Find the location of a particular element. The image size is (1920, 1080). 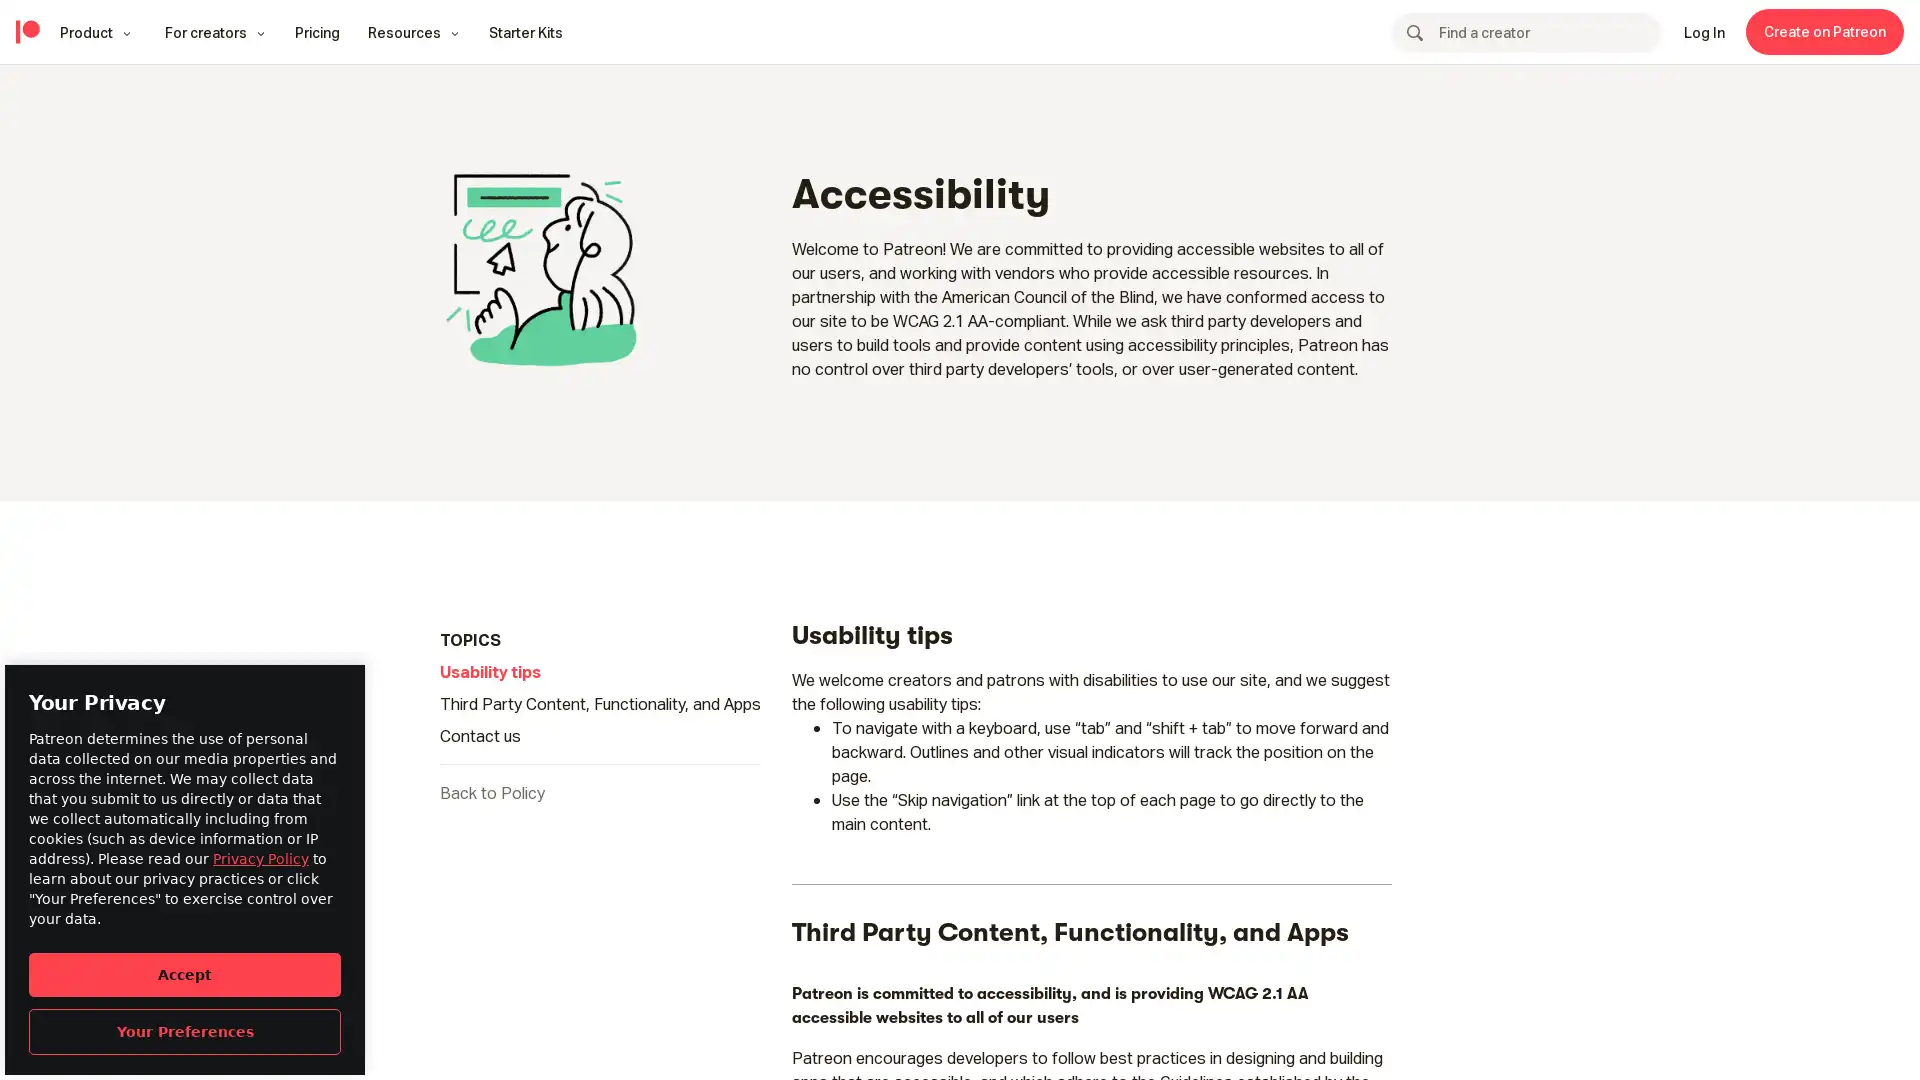

Contact us is located at coordinates (480, 735).